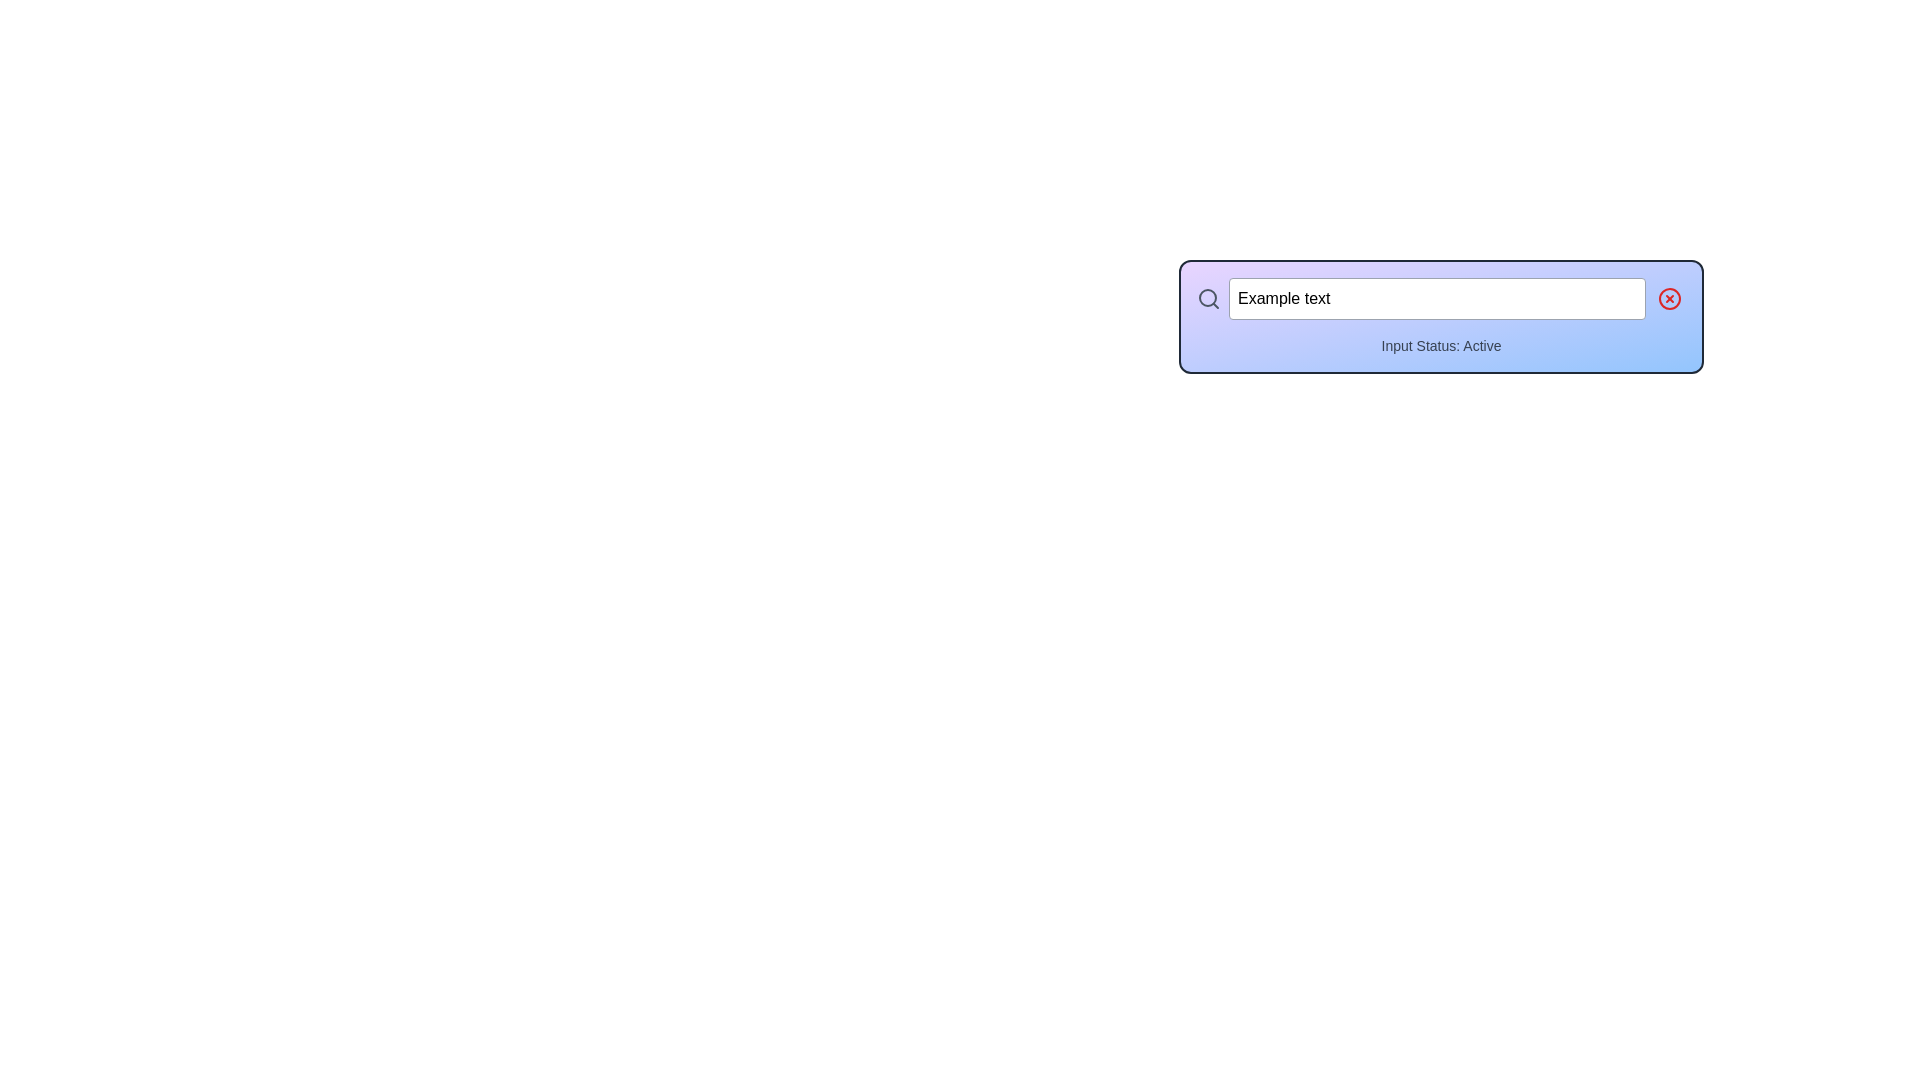 Image resolution: width=1920 pixels, height=1080 pixels. What do you see at coordinates (1207, 297) in the screenshot?
I see `the decorative SVG Circle element that is part of the magnifying glass icon, which symbolizes search functionality and is located on the left-side end of the input field with placeholder text 'Example text'` at bounding box center [1207, 297].